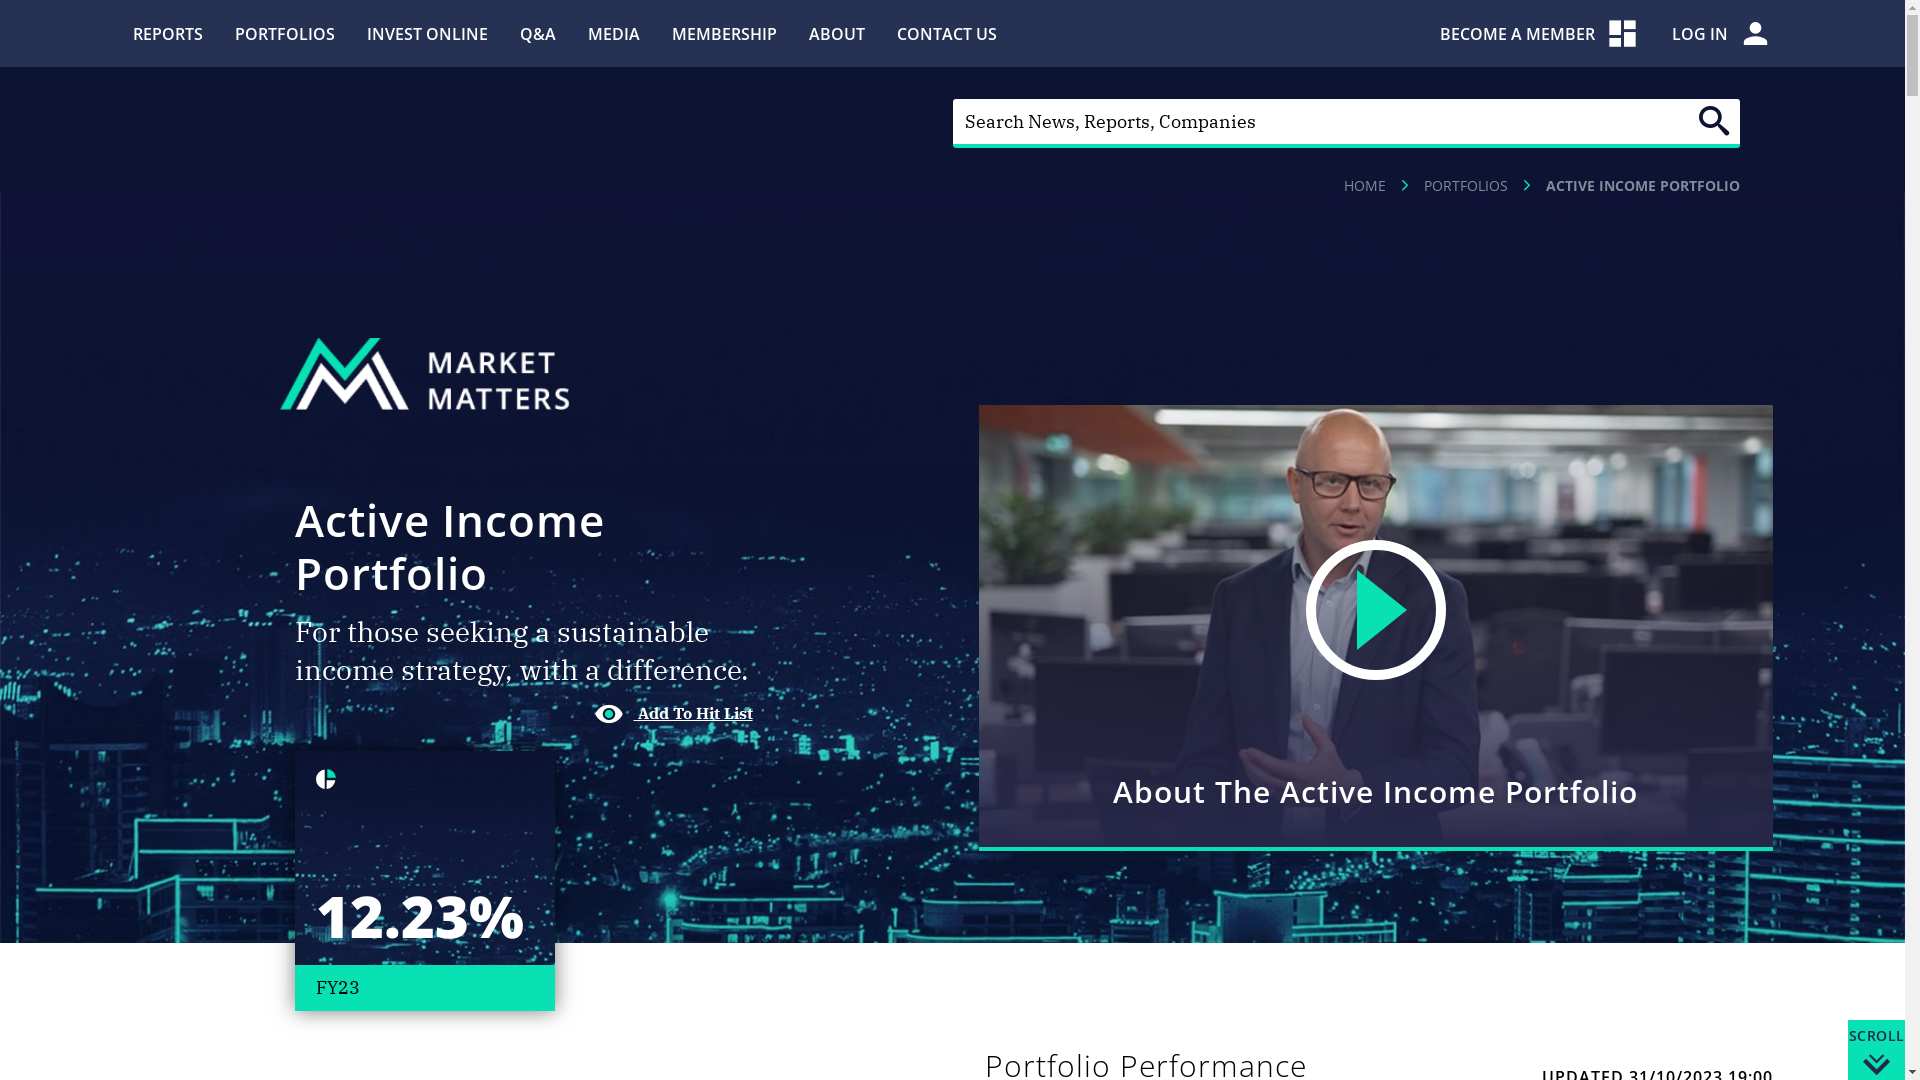 This screenshot has width=1920, height=1080. I want to click on 'MEMBERSHIP', so click(723, 33).